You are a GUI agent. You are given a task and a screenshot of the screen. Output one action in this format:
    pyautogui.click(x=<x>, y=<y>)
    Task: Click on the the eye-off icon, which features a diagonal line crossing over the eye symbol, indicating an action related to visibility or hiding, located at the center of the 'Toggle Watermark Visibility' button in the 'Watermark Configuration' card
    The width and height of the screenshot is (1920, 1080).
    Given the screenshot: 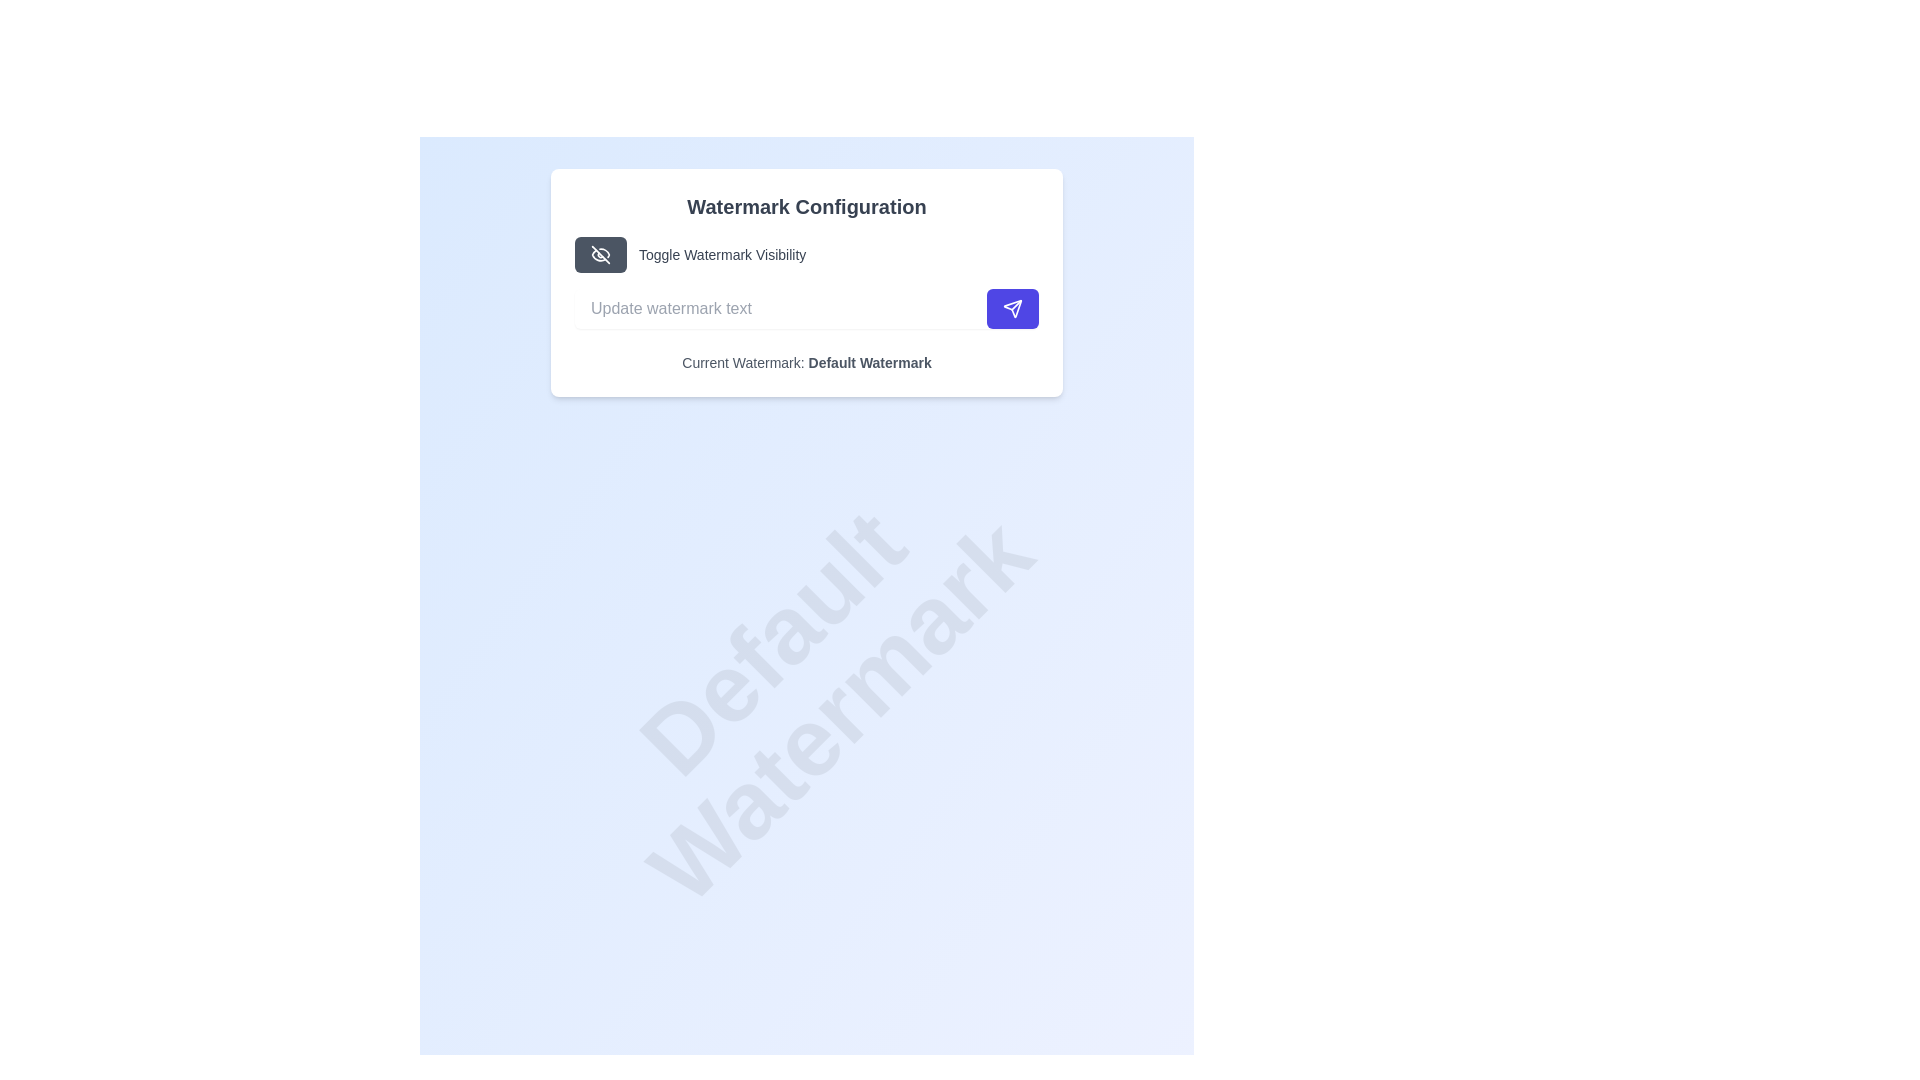 What is the action you would take?
    pyautogui.click(x=599, y=253)
    